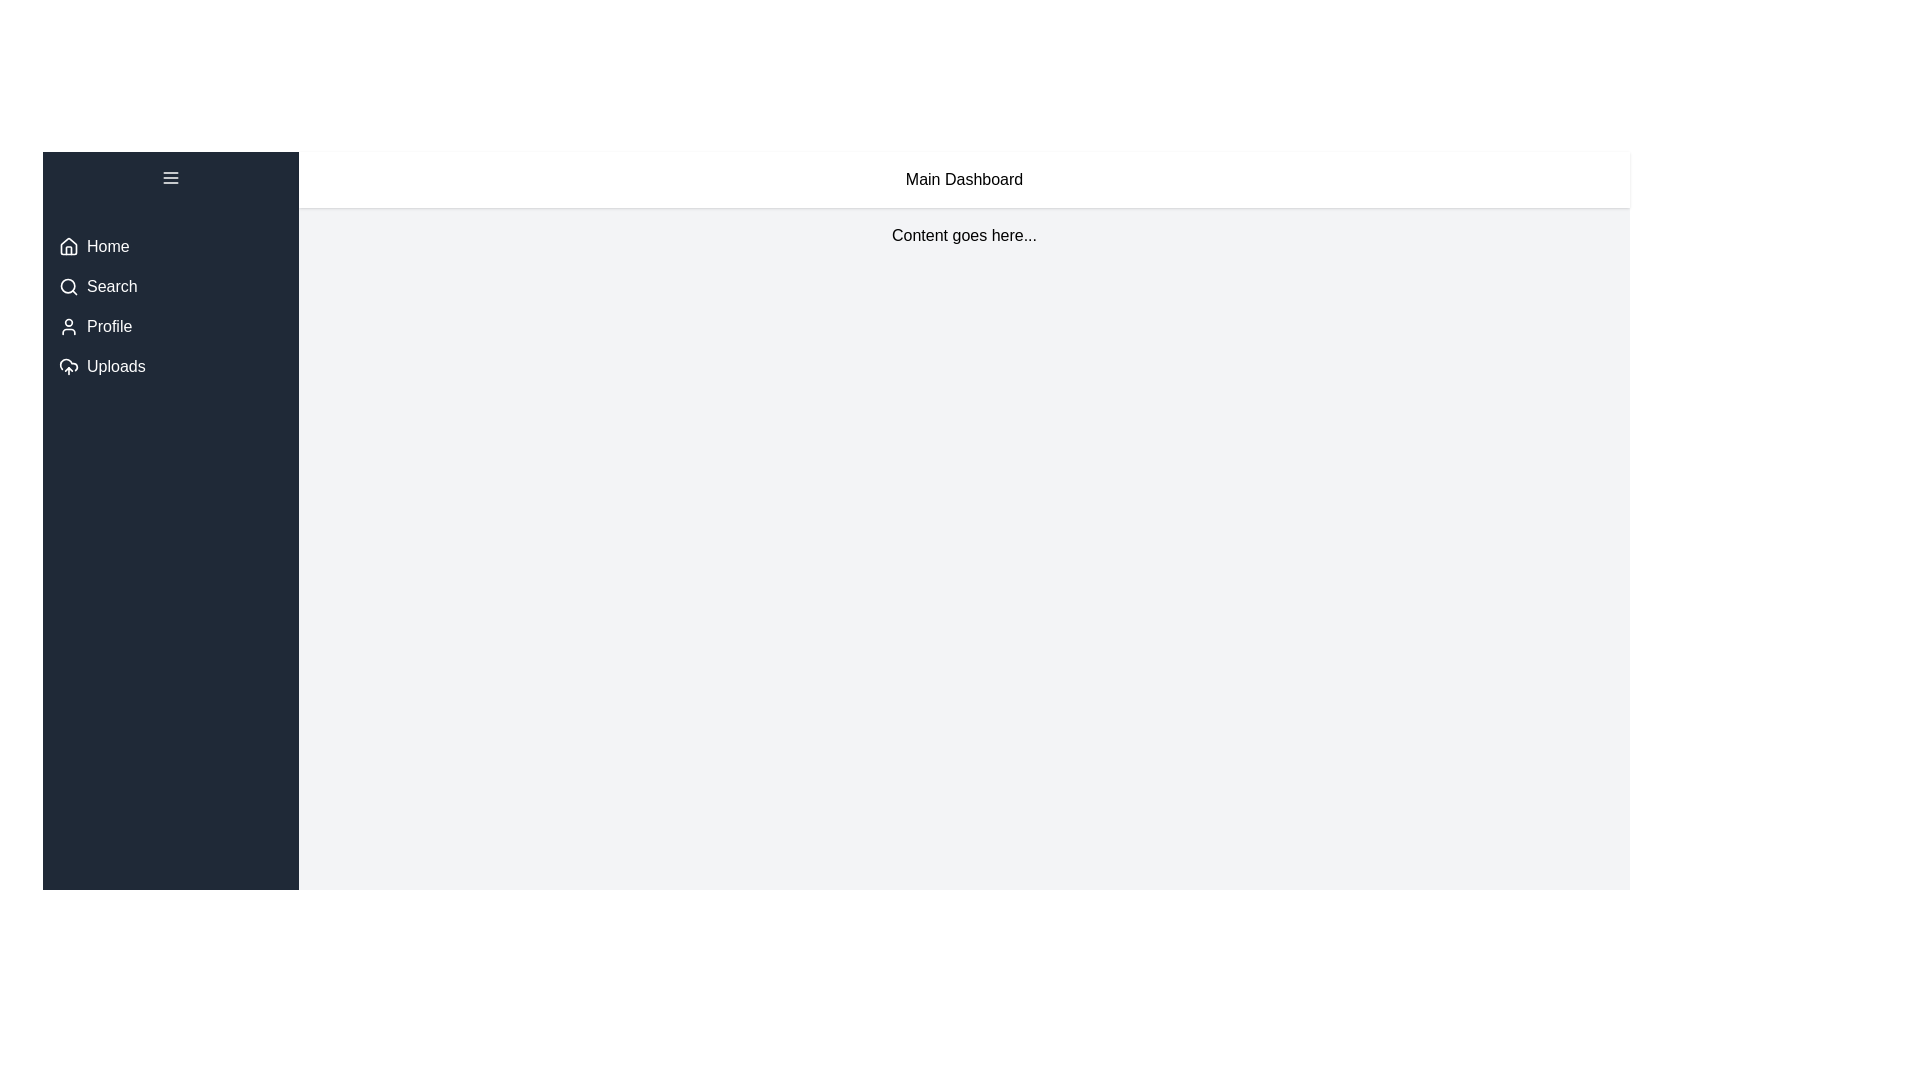  What do you see at coordinates (171, 181) in the screenshot?
I see `the vertically-stacked three-line icon button located at the top-left corner of the sidebar, which is styled in white against a dark background` at bounding box center [171, 181].